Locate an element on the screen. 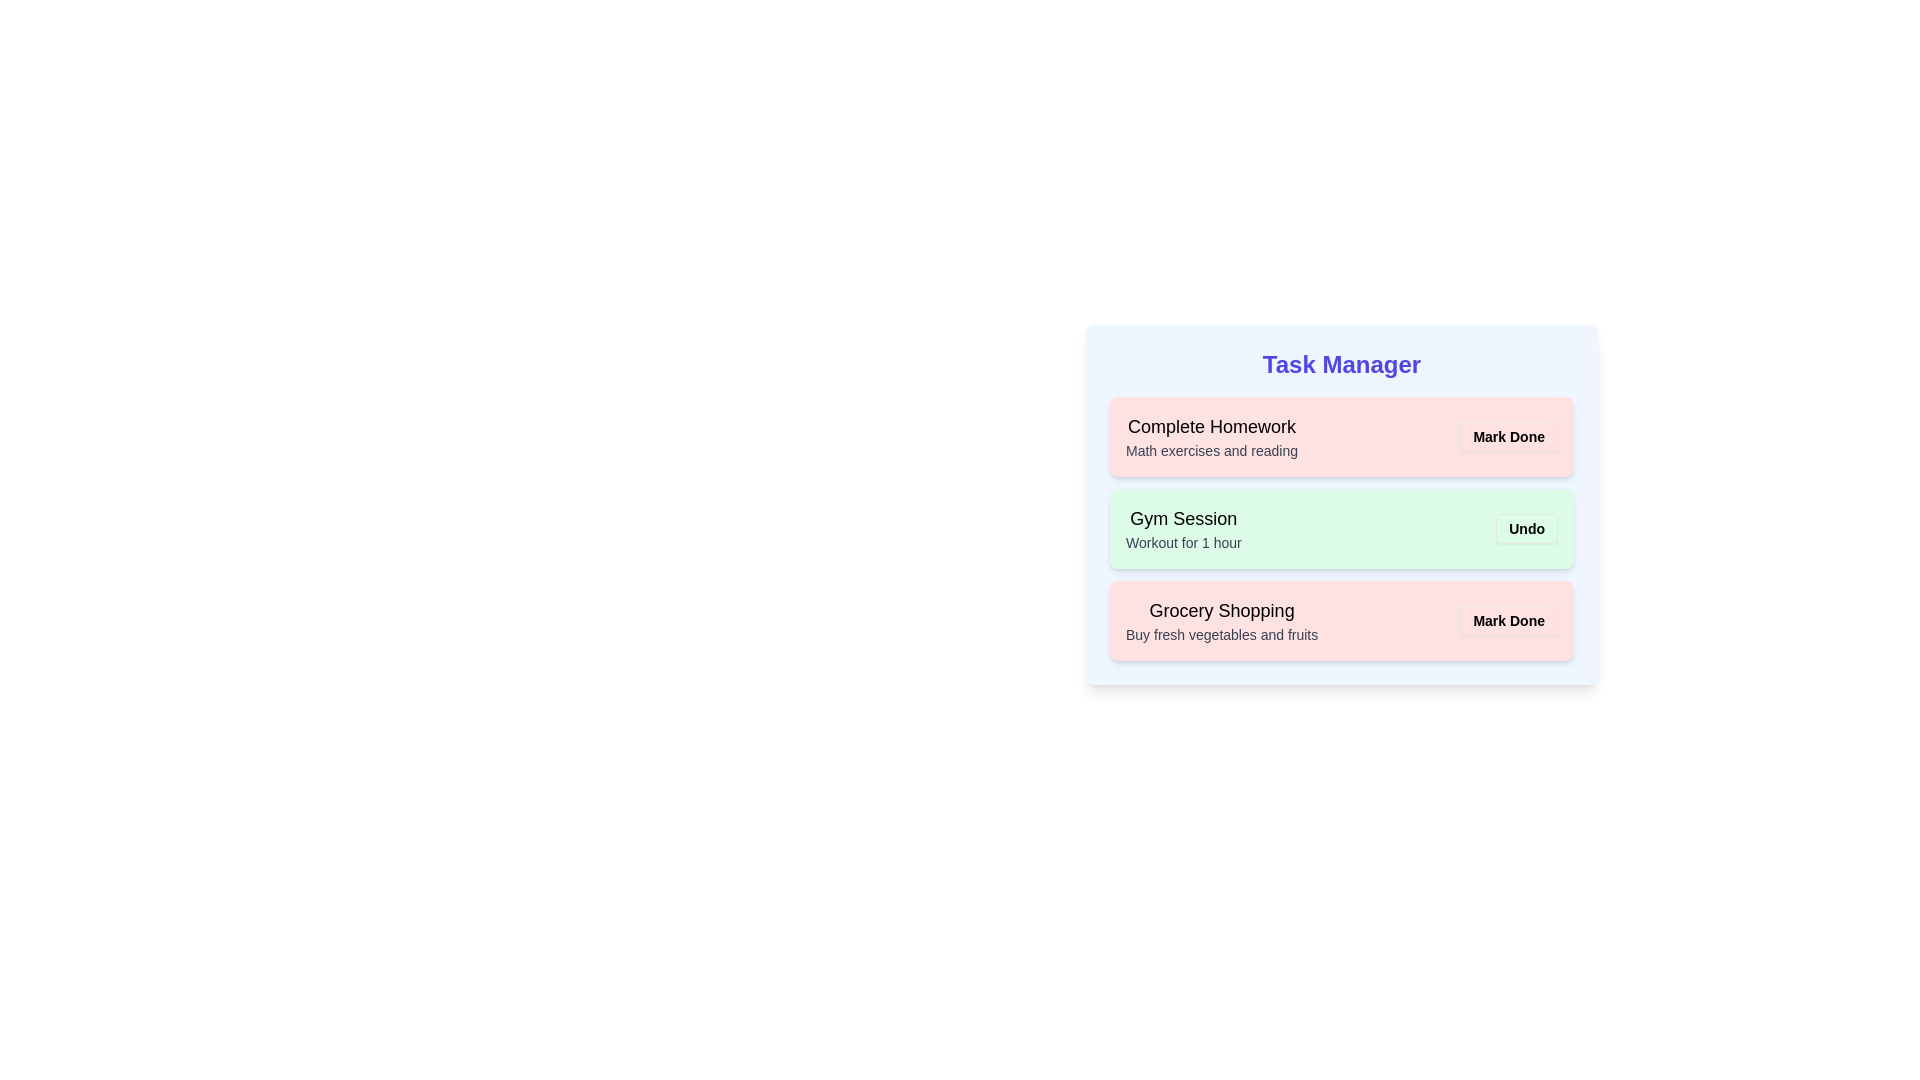  the task title Gym Session in the task list is located at coordinates (1183, 518).